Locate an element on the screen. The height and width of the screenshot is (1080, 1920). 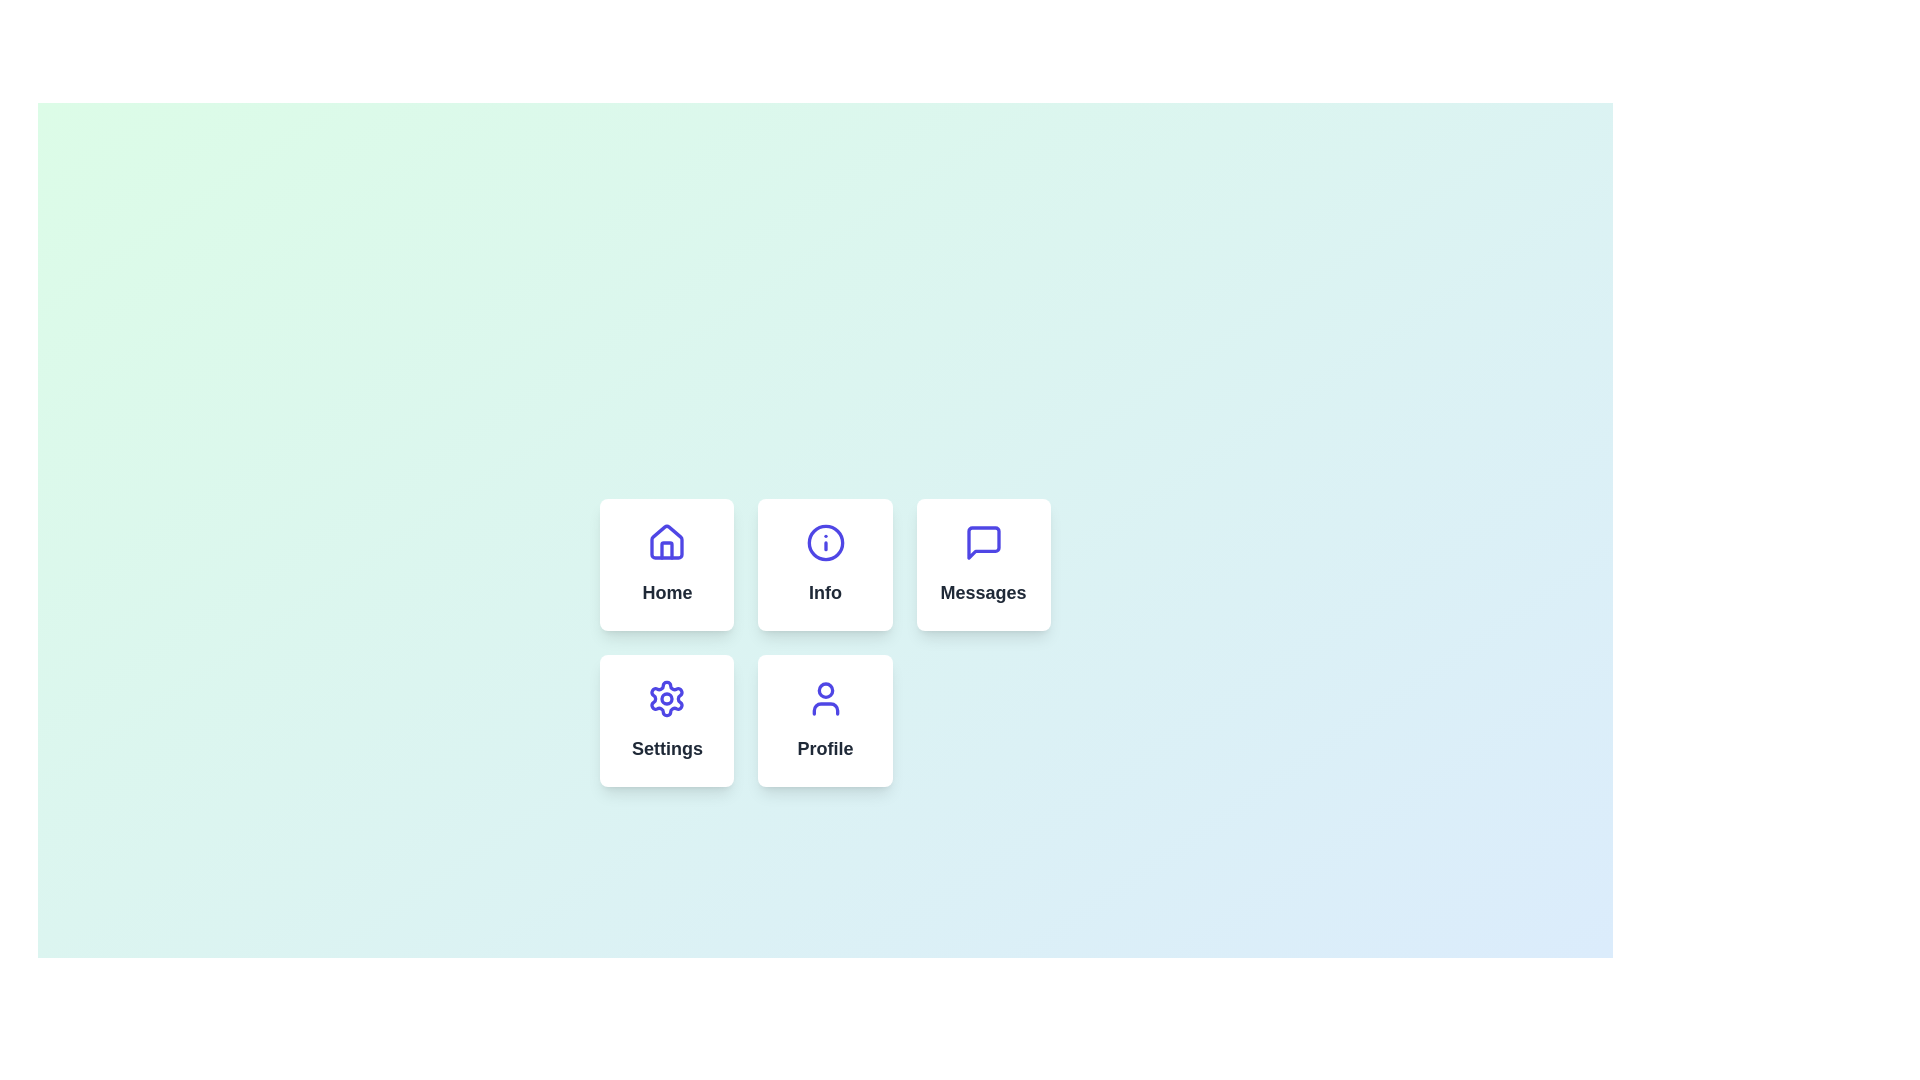
the circular indigo 'i' icon located in the central card of the top row is located at coordinates (825, 543).